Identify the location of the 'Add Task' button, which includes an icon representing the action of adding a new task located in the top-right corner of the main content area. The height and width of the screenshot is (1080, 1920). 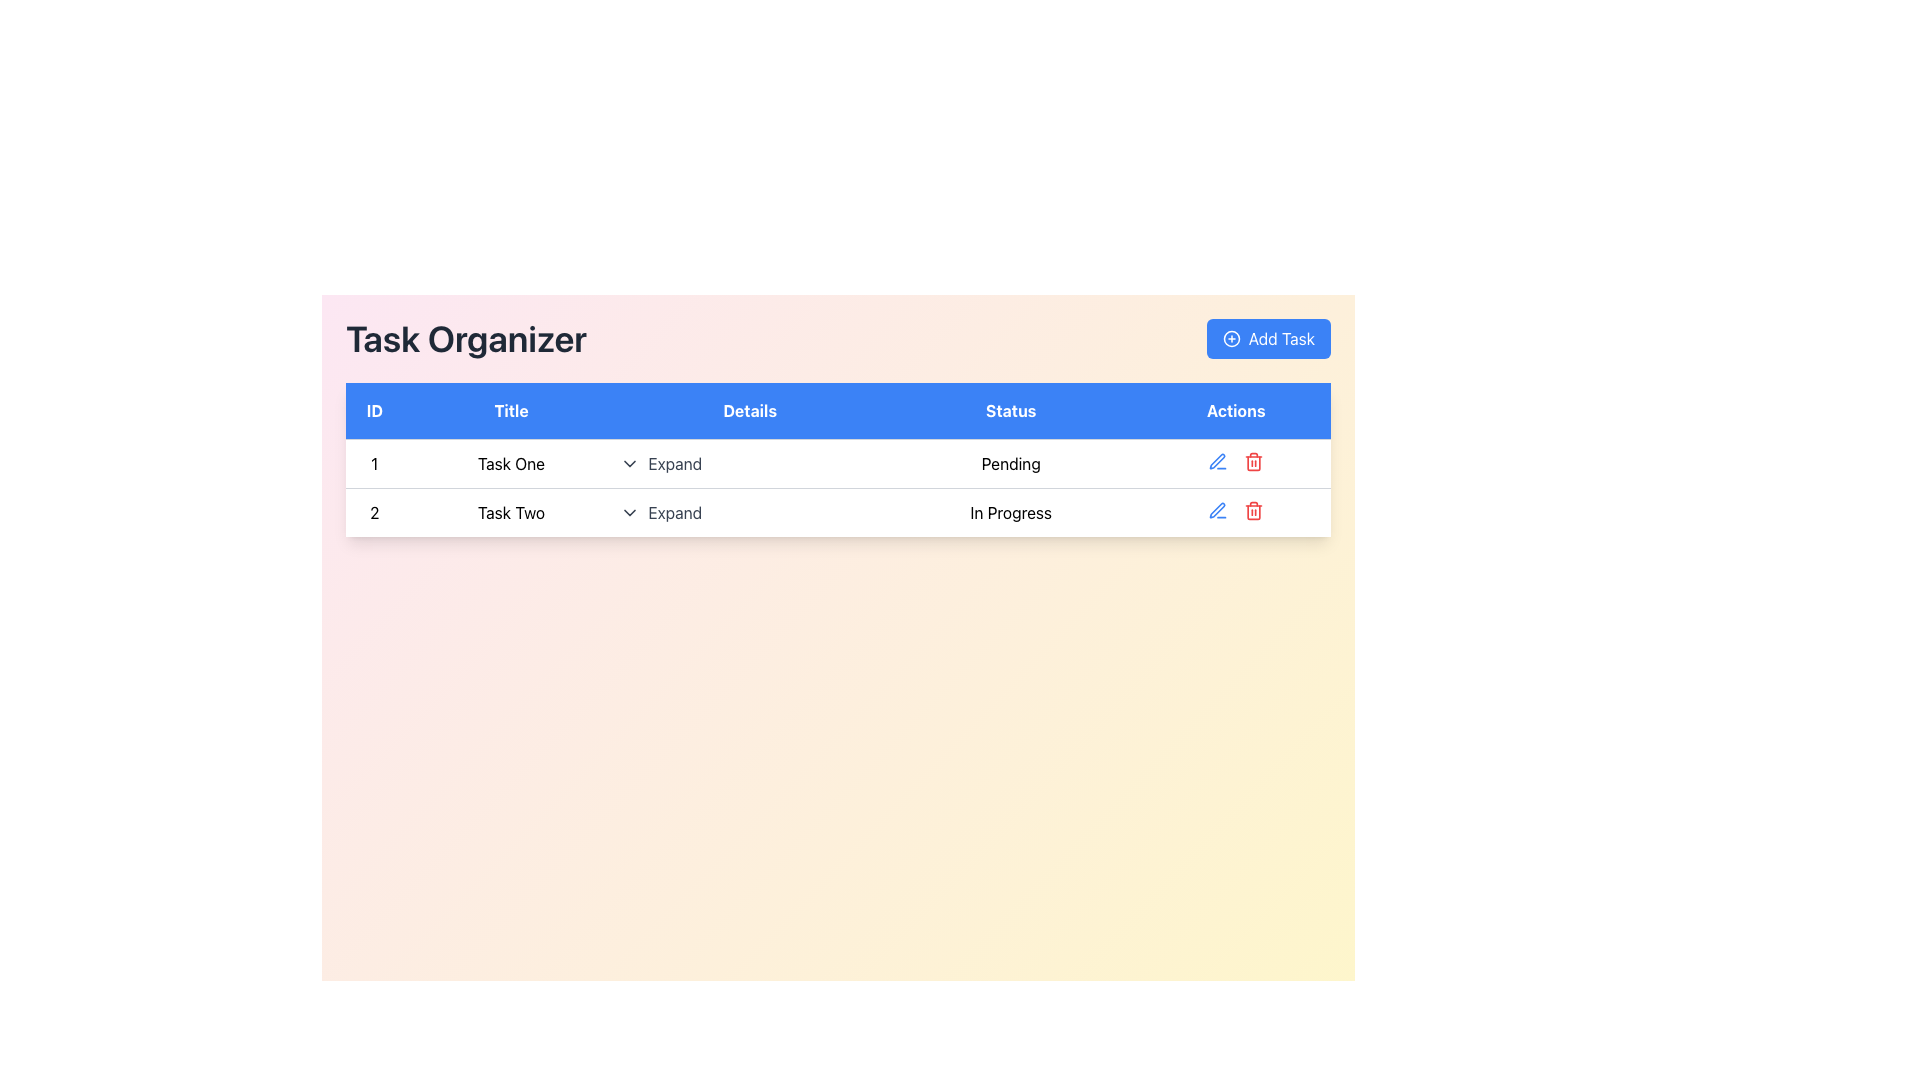
(1230, 338).